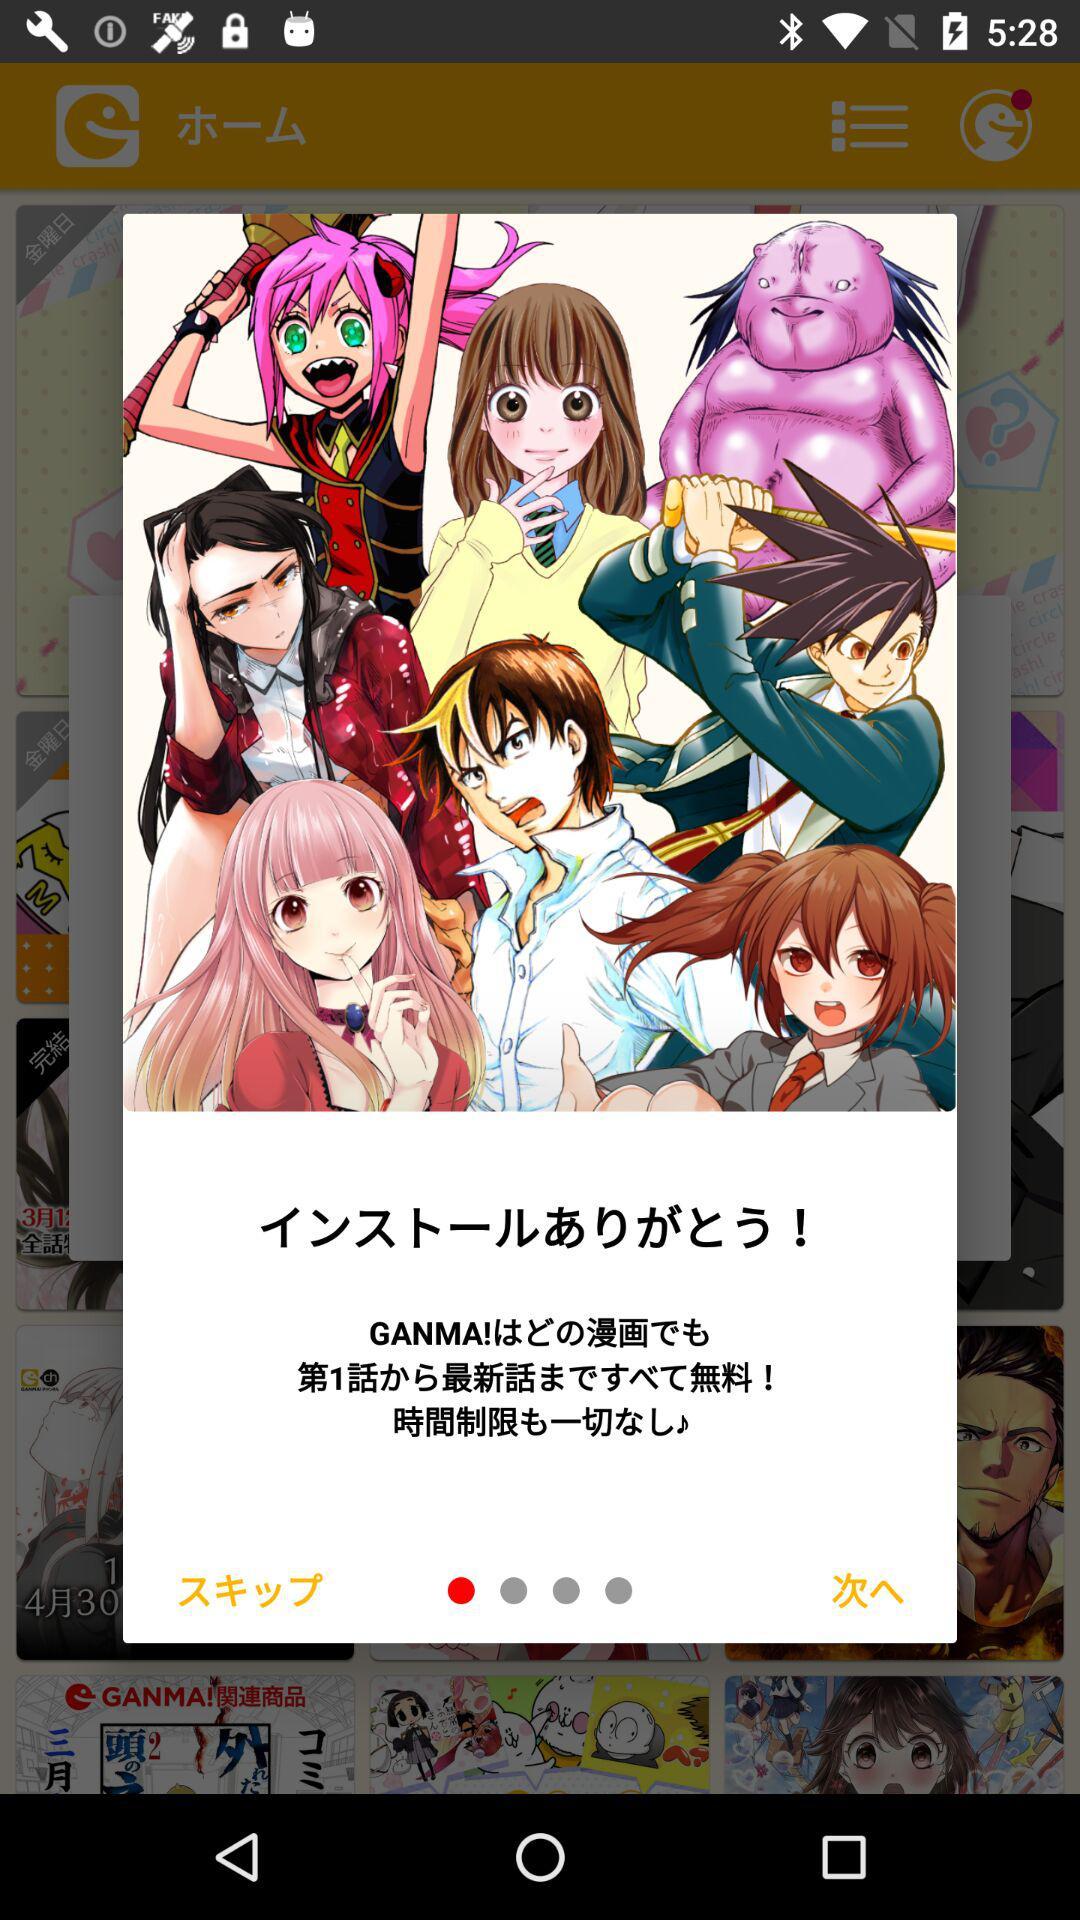 The width and height of the screenshot is (1080, 1920). Describe the element at coordinates (461, 1589) in the screenshot. I see `adding button` at that location.